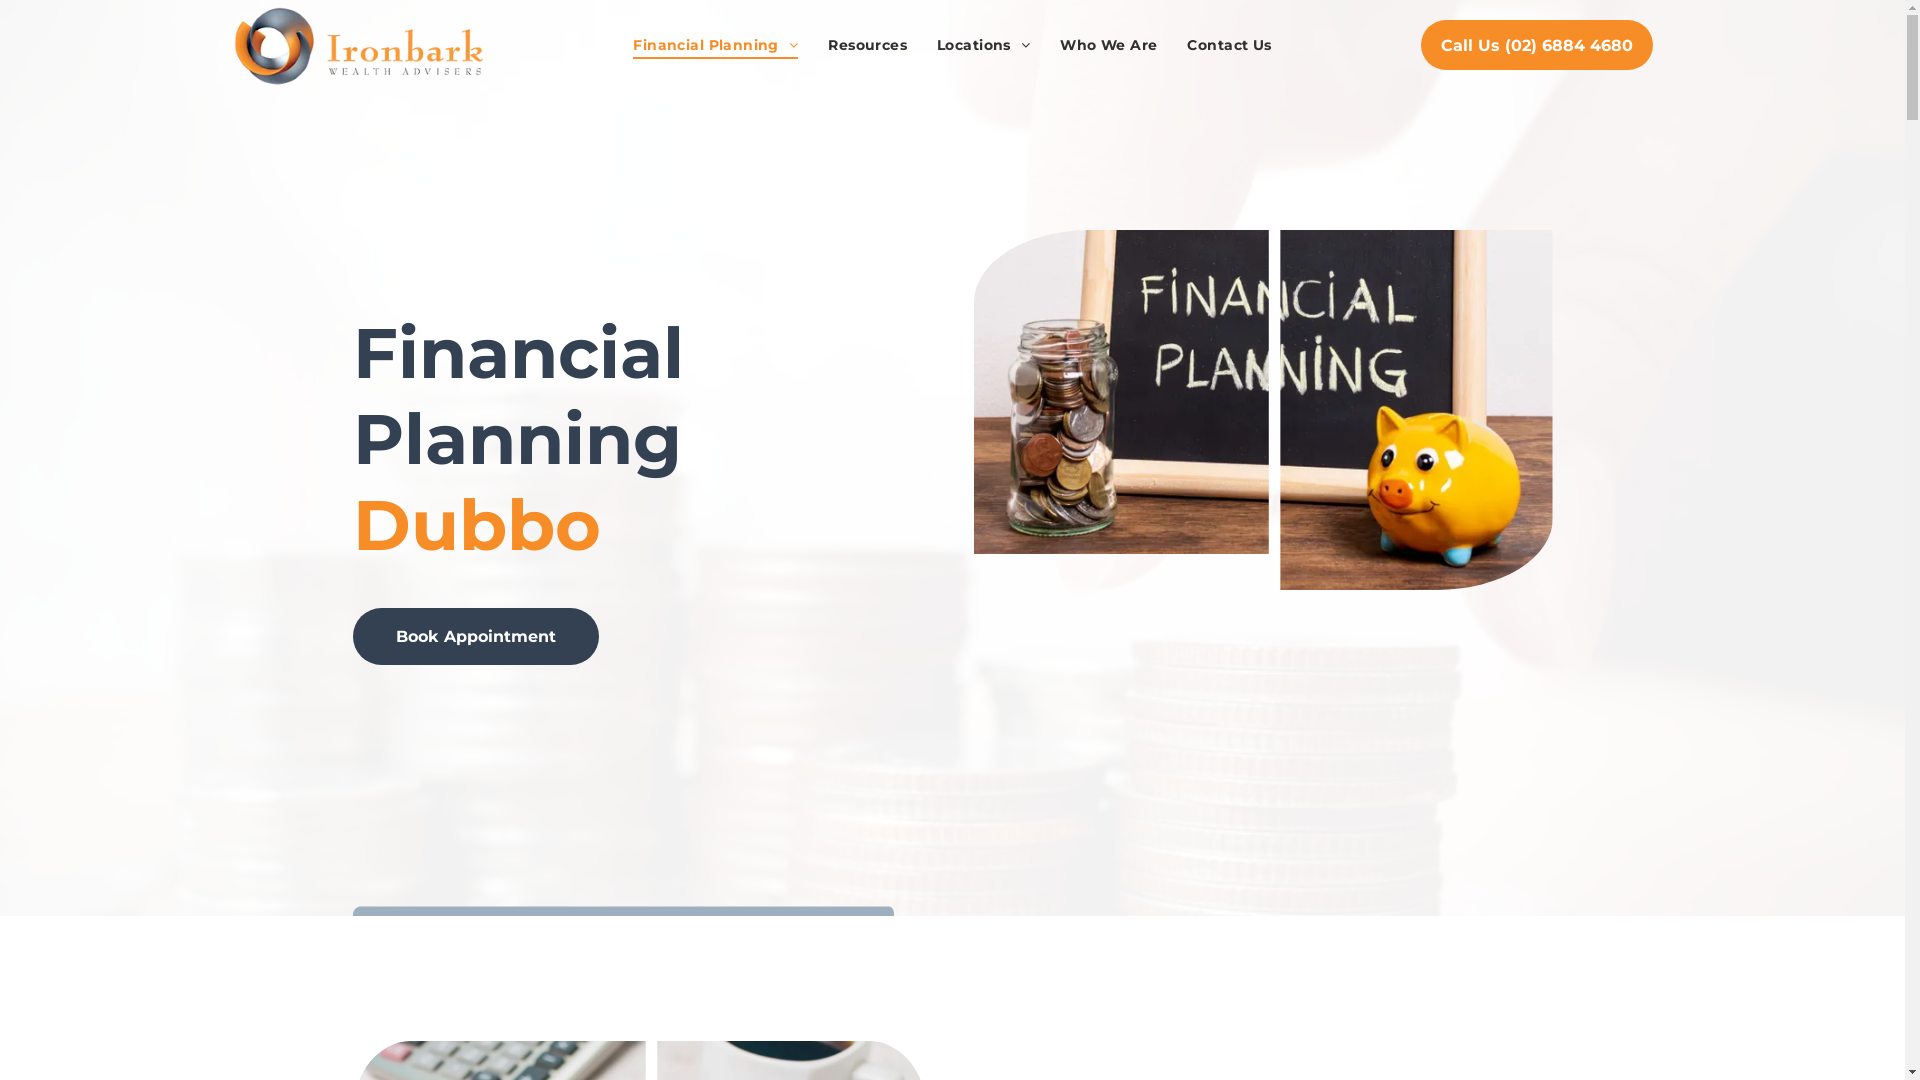  Describe the element at coordinates (1107, 45) in the screenshot. I see `'Who We Are'` at that location.